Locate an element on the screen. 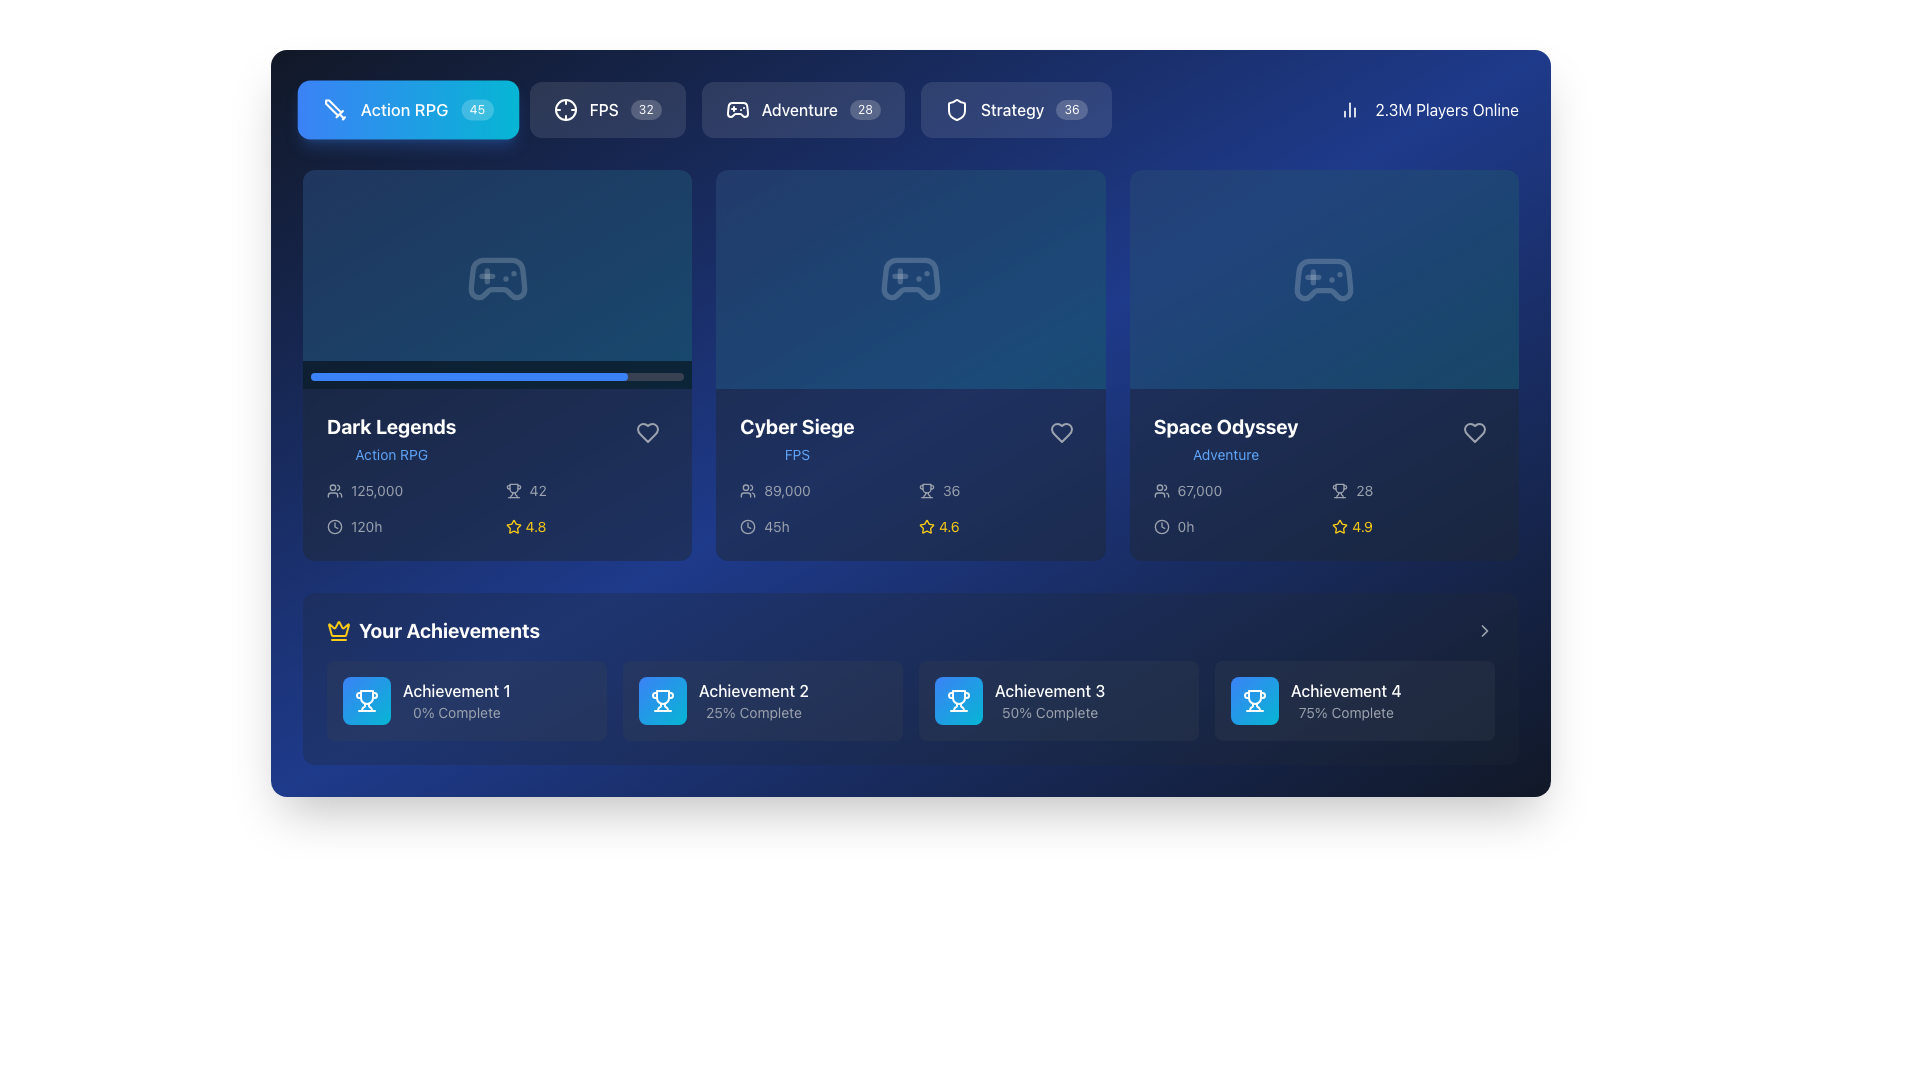  static rating display for the game 'Cyber Siege', which is located in the lower right section of the card and provides an informational rating of the game's quality is located at coordinates (1000, 525).